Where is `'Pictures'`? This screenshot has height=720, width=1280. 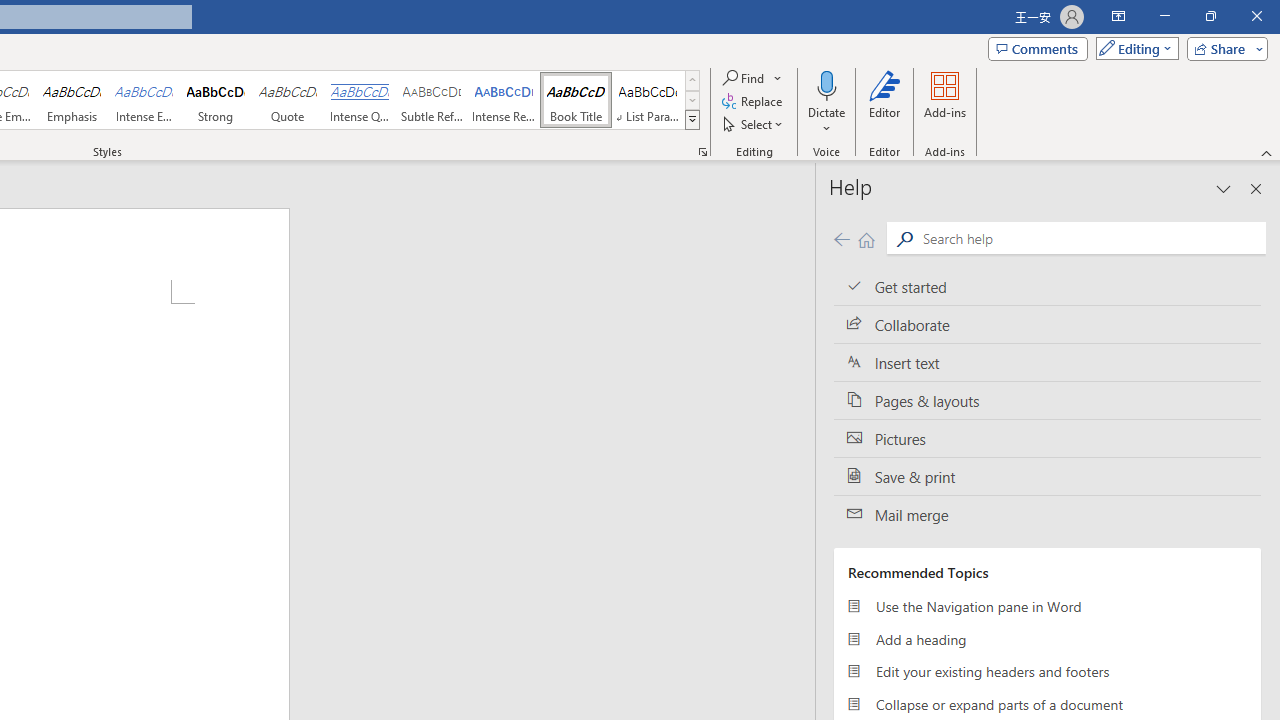 'Pictures' is located at coordinates (1046, 437).